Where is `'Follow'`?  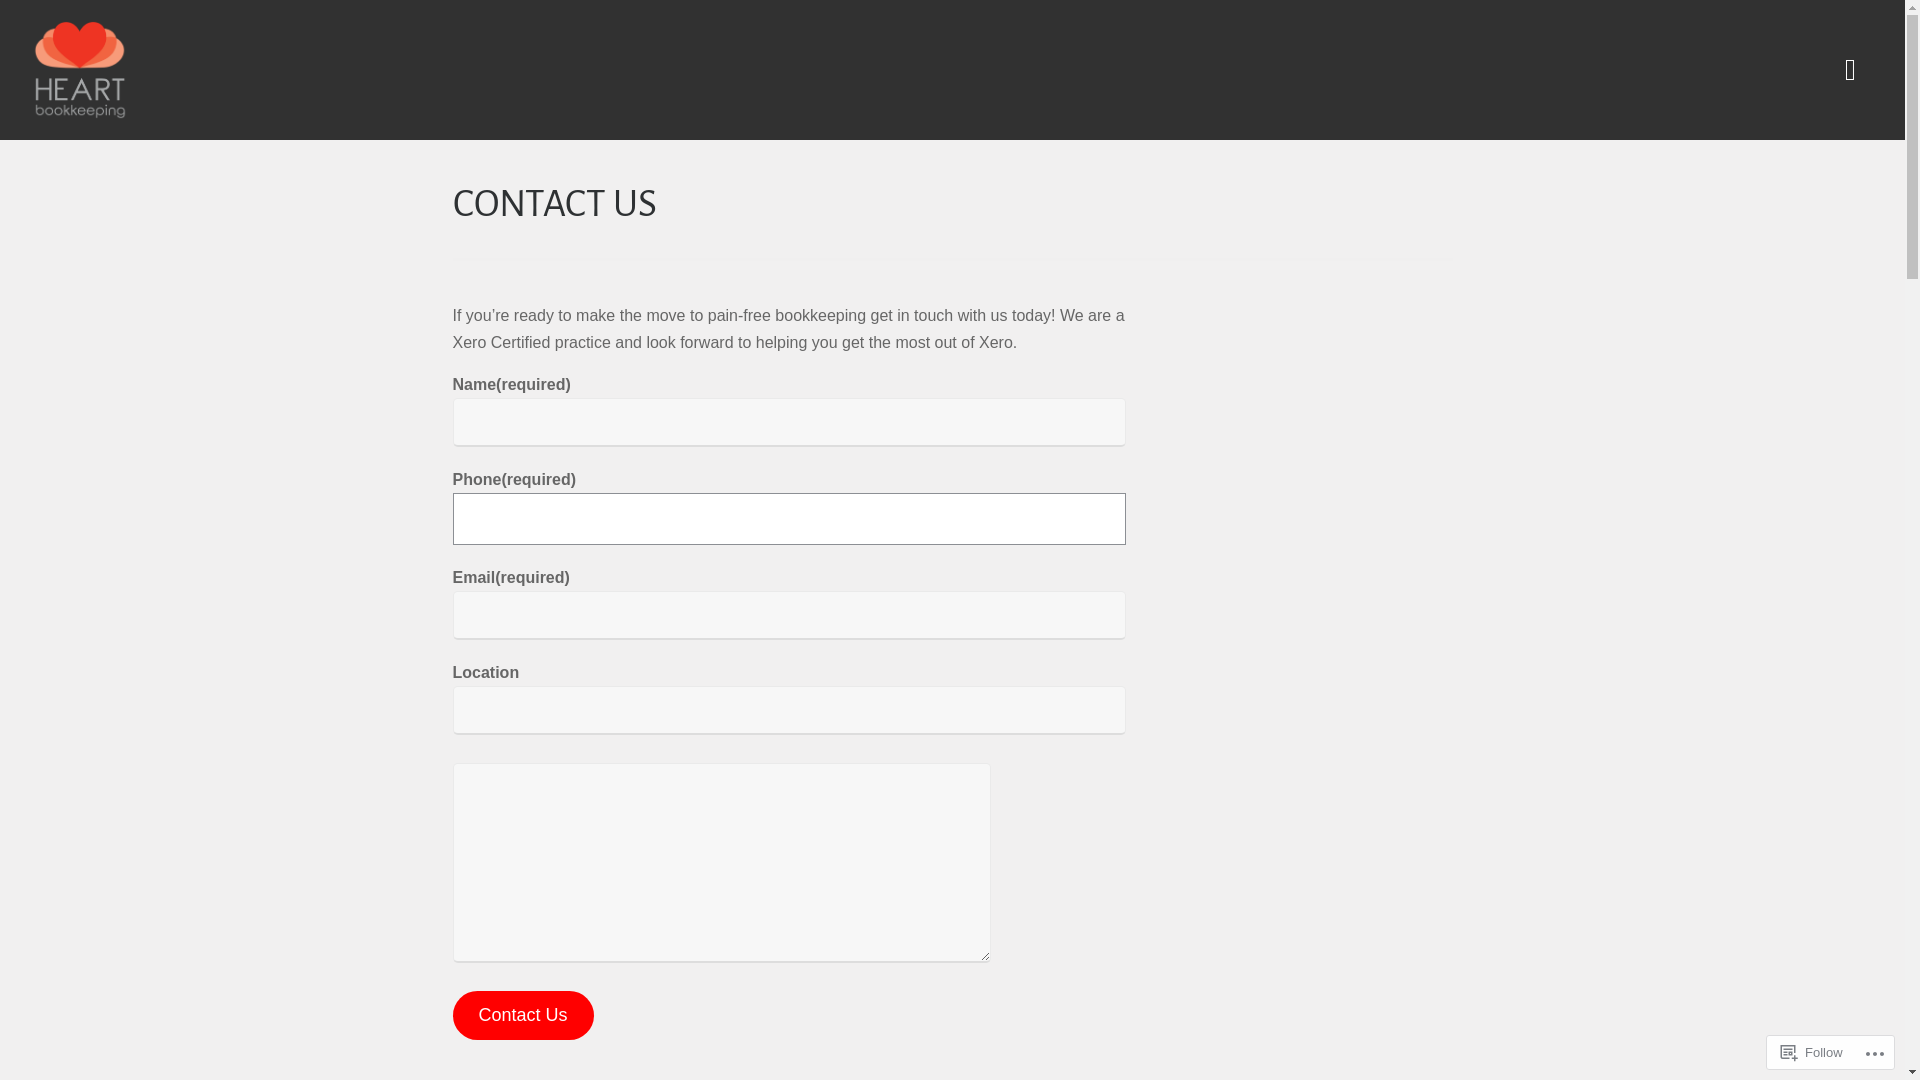
'Follow' is located at coordinates (1812, 1051).